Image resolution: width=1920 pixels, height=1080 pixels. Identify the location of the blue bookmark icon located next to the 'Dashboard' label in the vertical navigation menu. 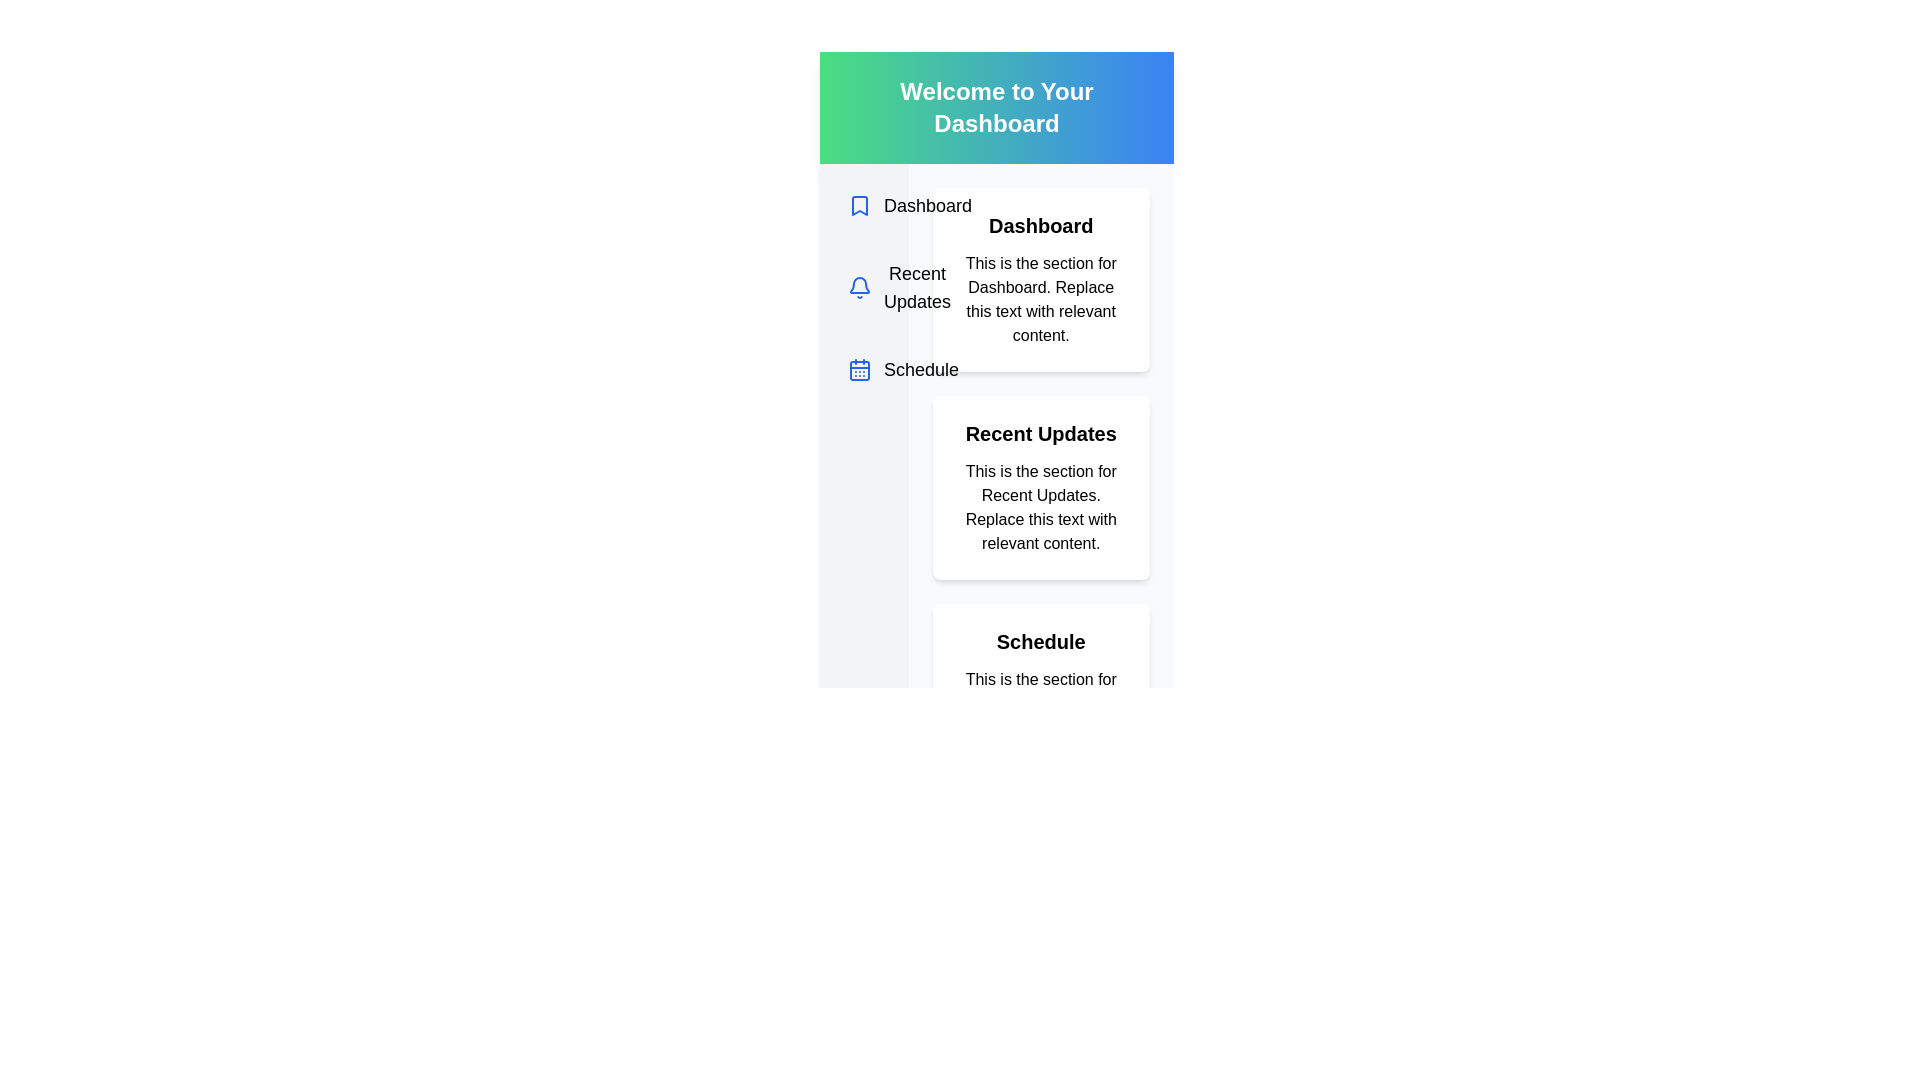
(864, 205).